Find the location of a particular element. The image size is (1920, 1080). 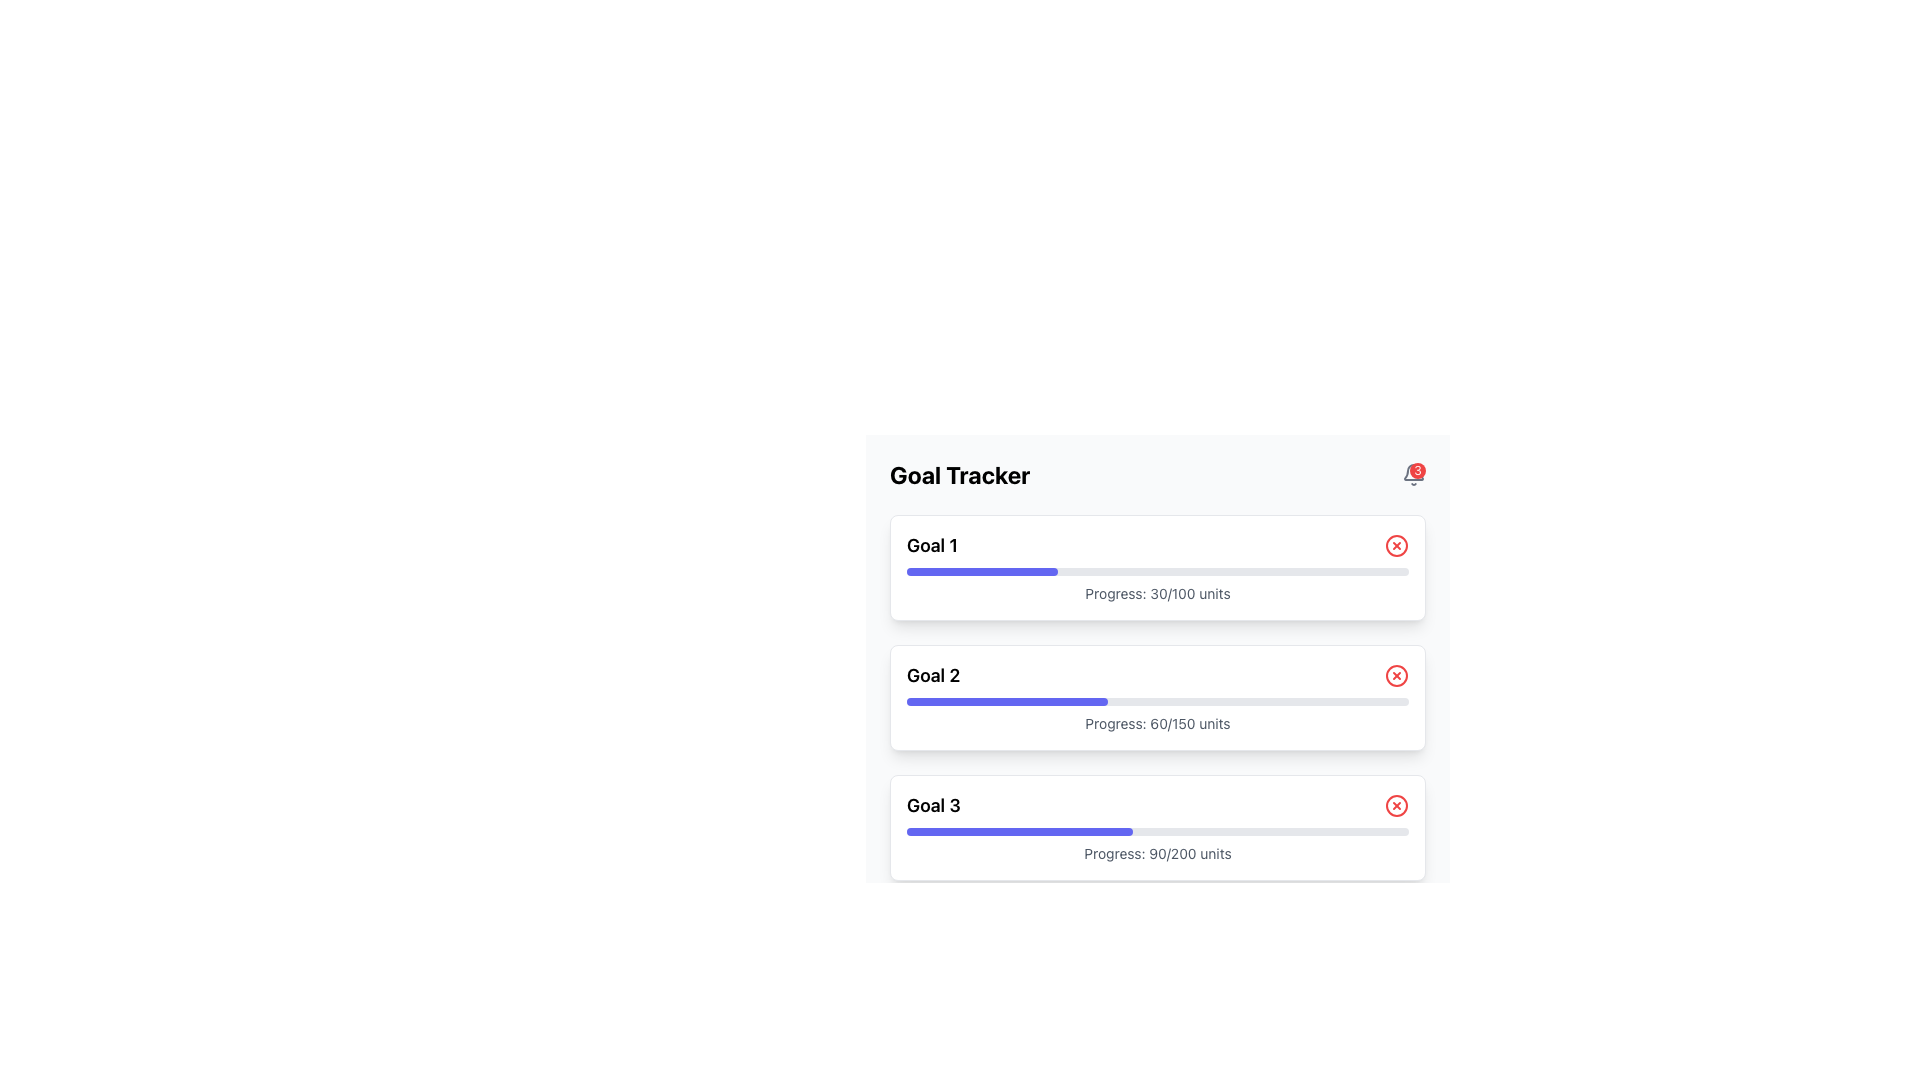

the progress level is located at coordinates (906, 701).